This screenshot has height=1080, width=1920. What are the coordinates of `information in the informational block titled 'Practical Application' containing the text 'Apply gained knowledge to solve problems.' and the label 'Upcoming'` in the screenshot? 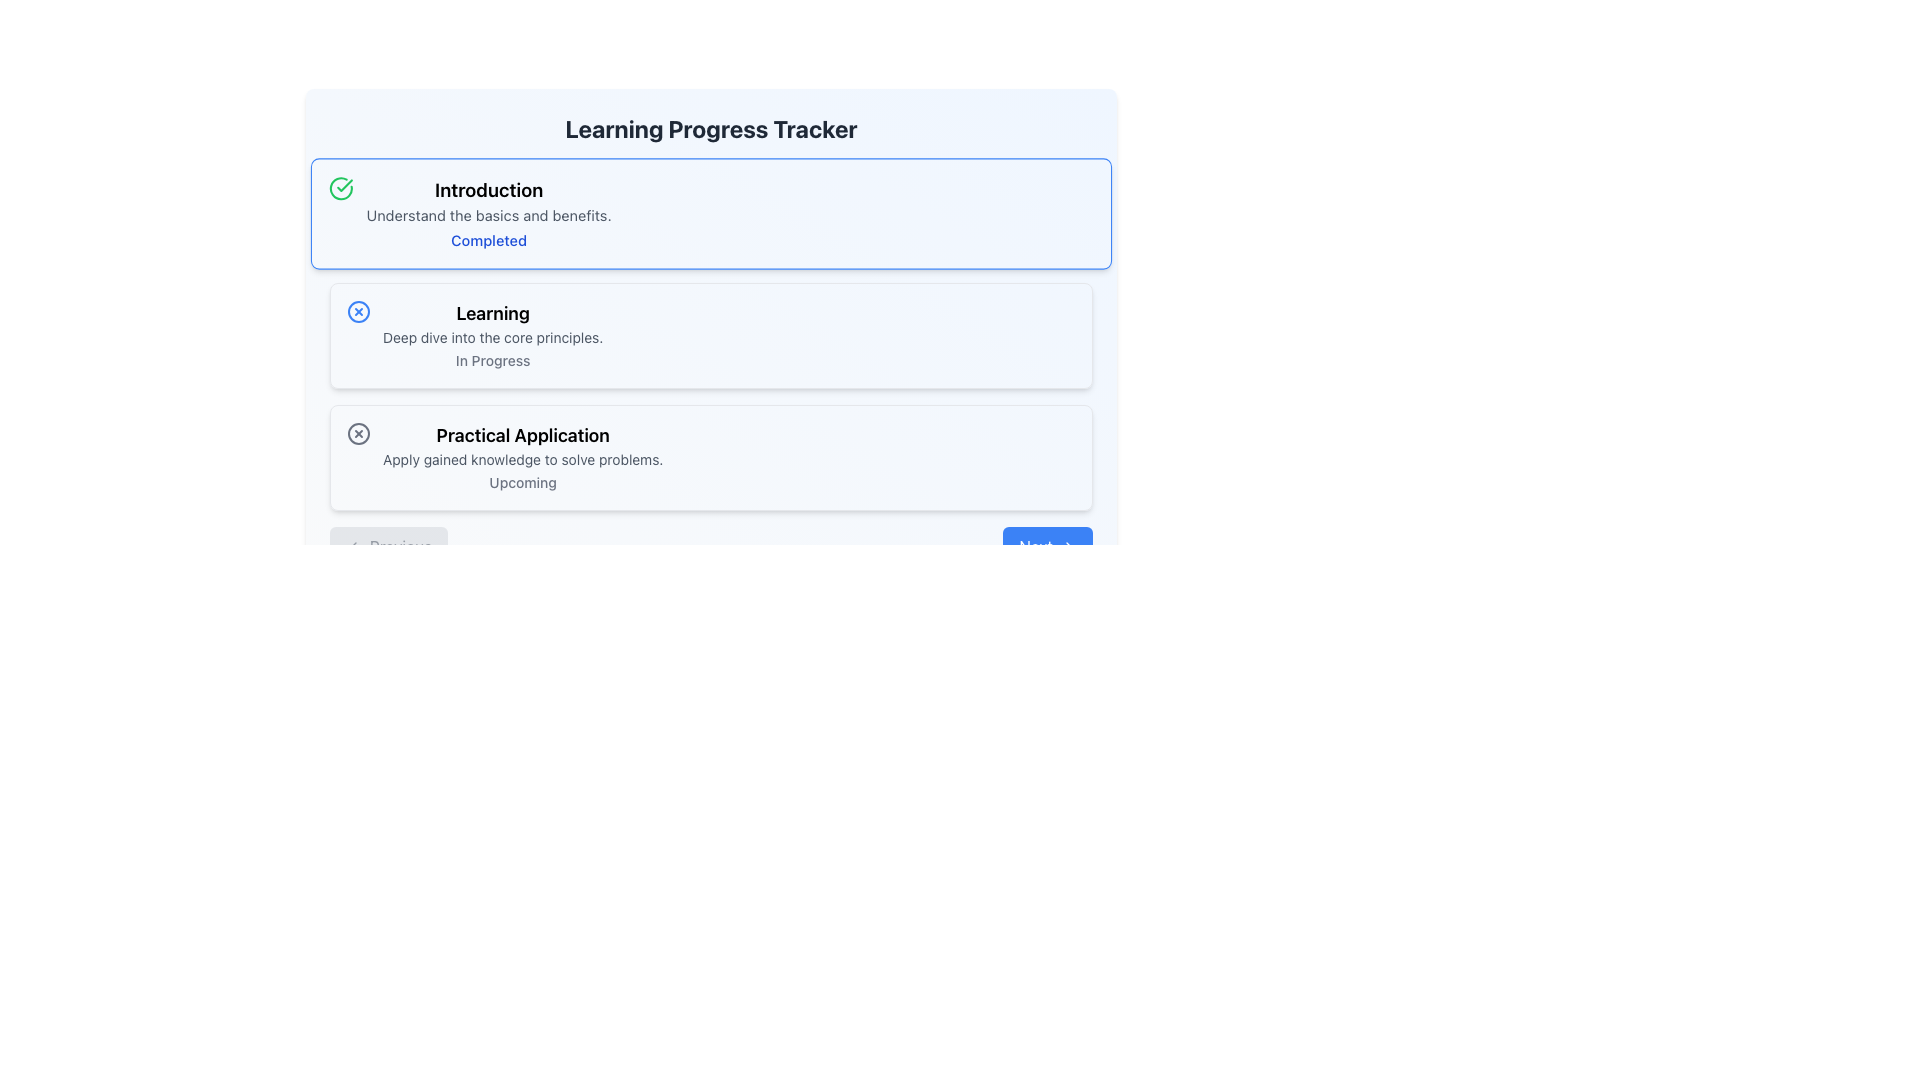 It's located at (523, 458).